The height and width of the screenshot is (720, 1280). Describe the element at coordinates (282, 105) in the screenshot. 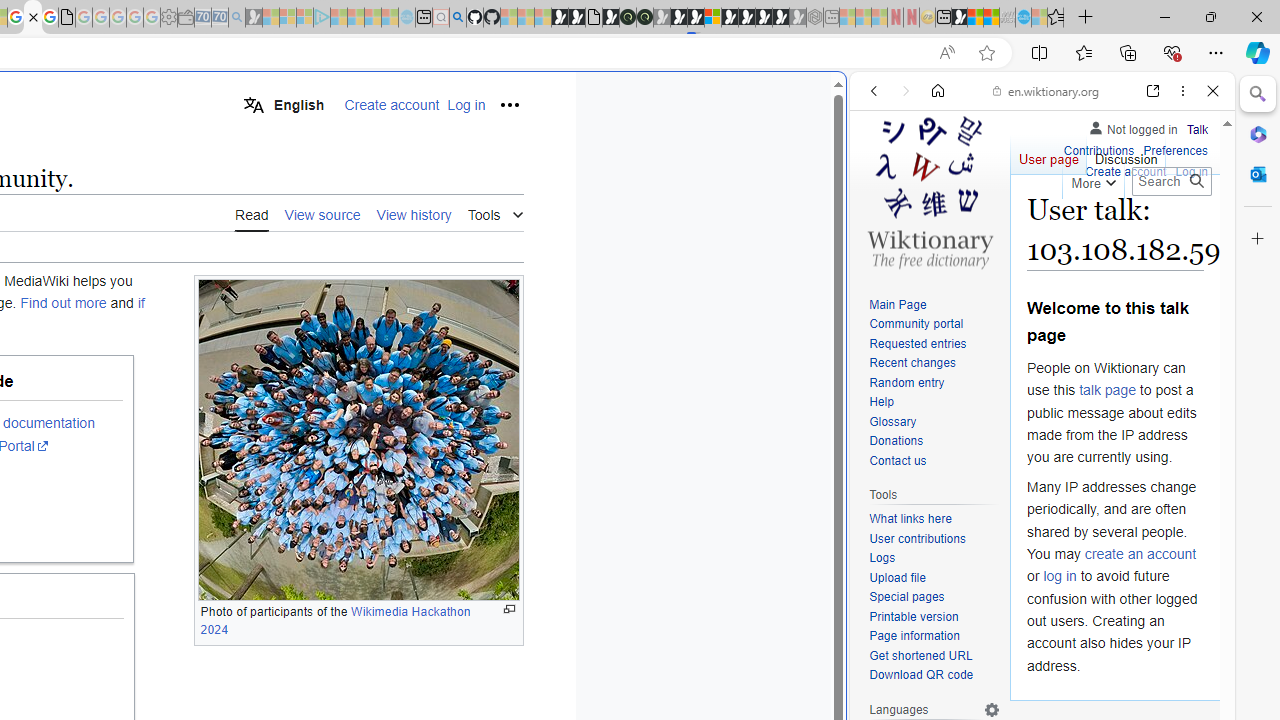

I see `'English'` at that location.